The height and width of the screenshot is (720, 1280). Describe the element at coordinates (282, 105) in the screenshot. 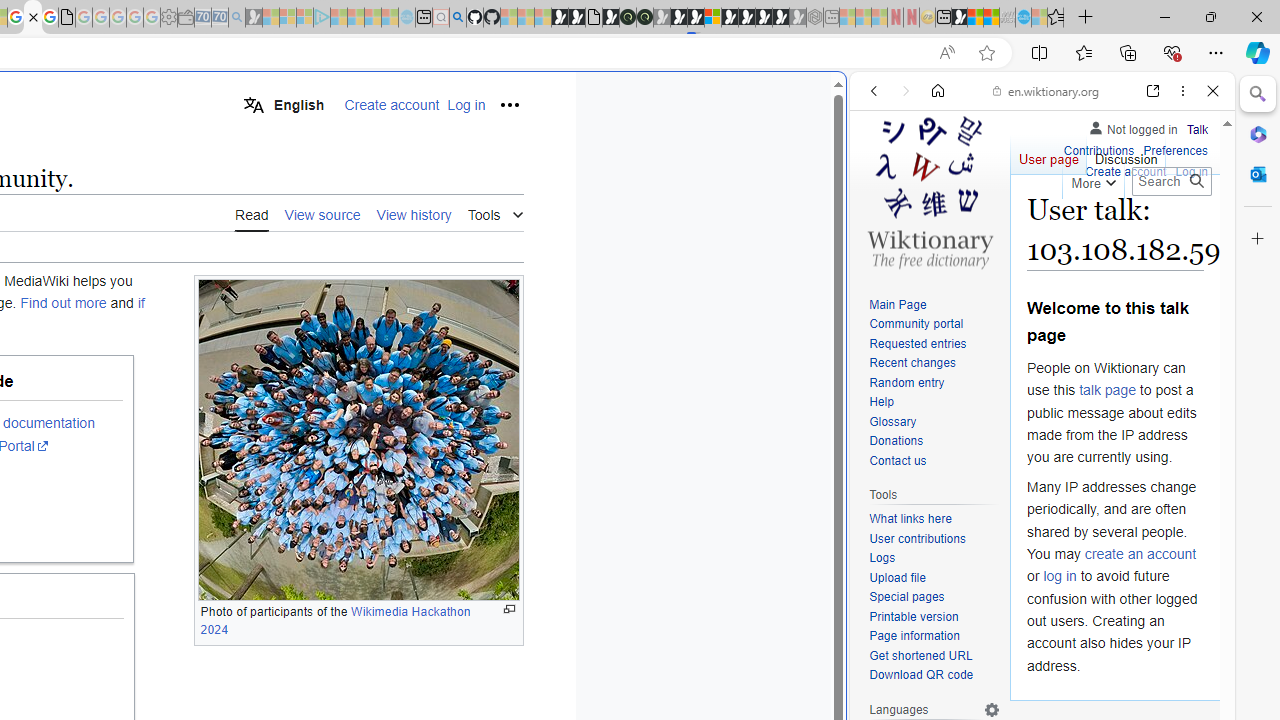

I see `'English'` at that location.